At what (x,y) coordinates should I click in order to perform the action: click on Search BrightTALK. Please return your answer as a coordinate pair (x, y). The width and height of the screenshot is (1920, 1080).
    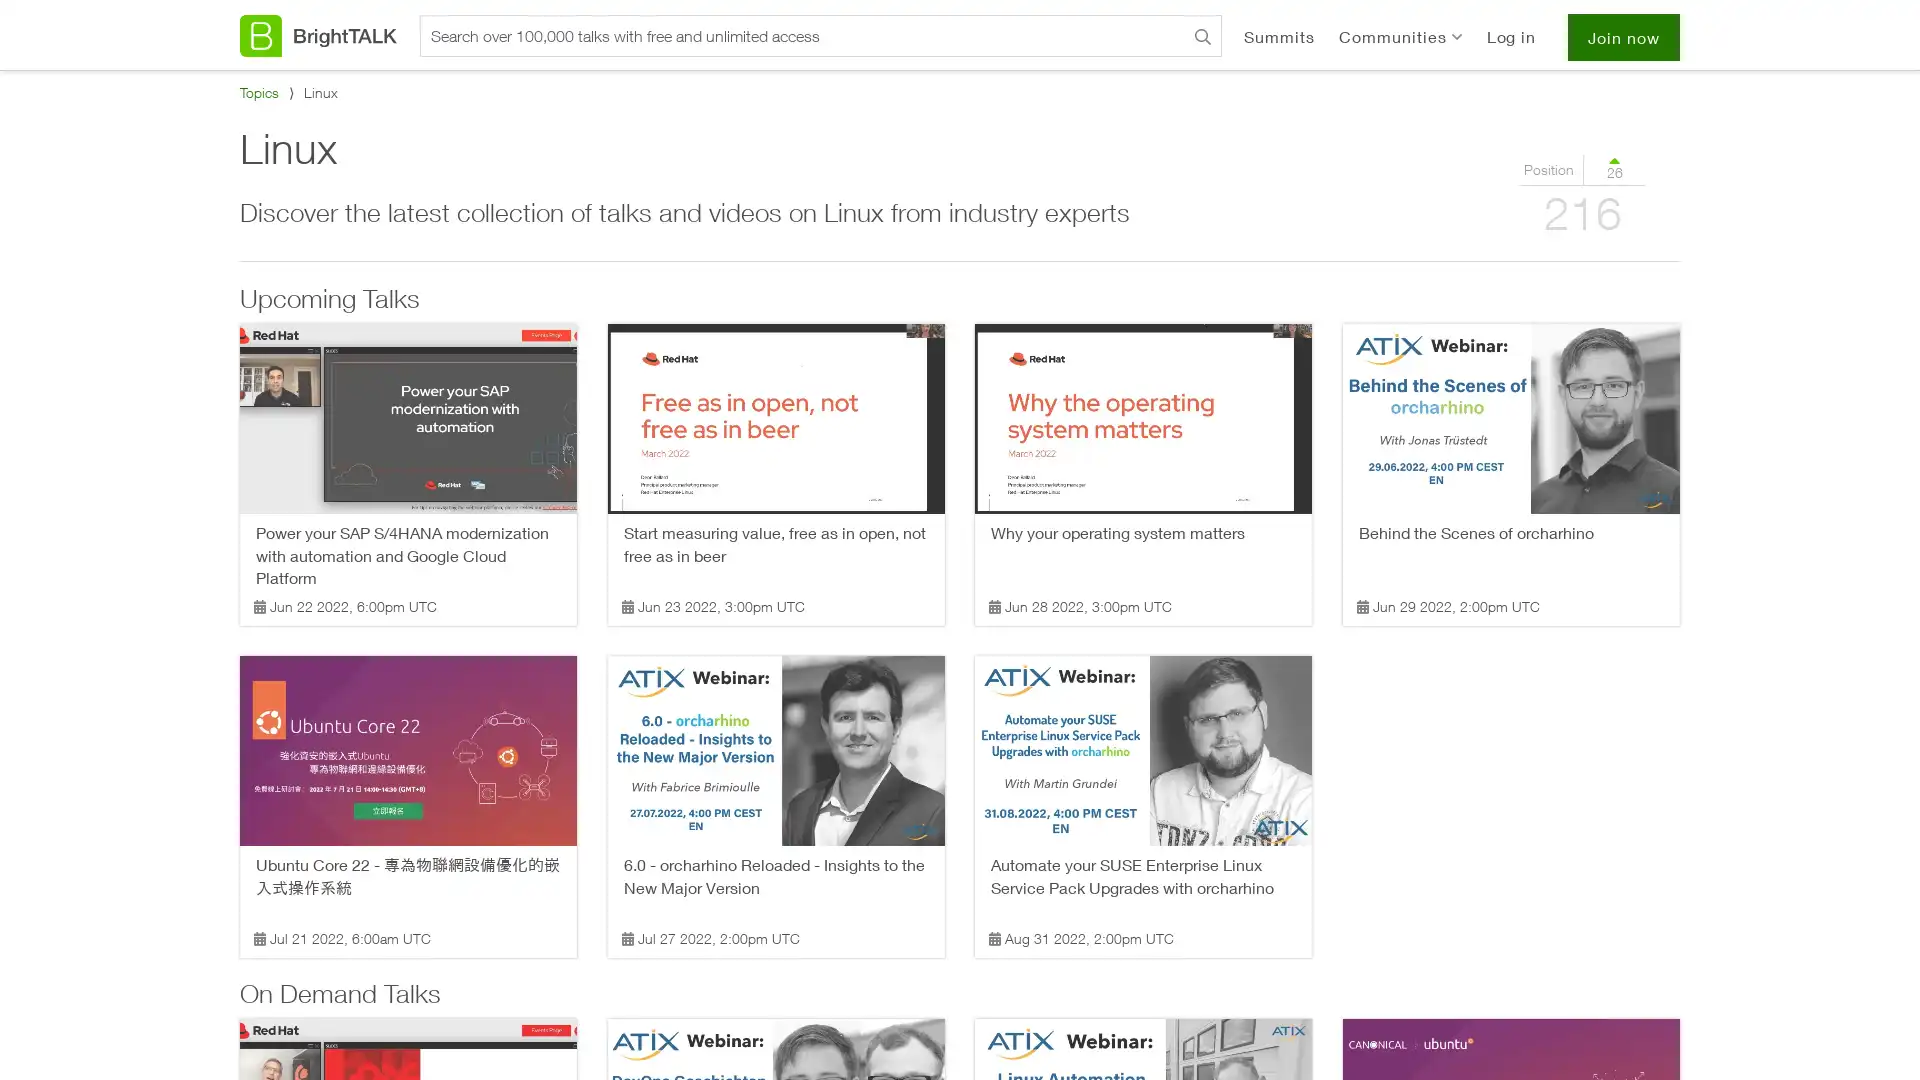
    Looking at the image, I should click on (1202, 38).